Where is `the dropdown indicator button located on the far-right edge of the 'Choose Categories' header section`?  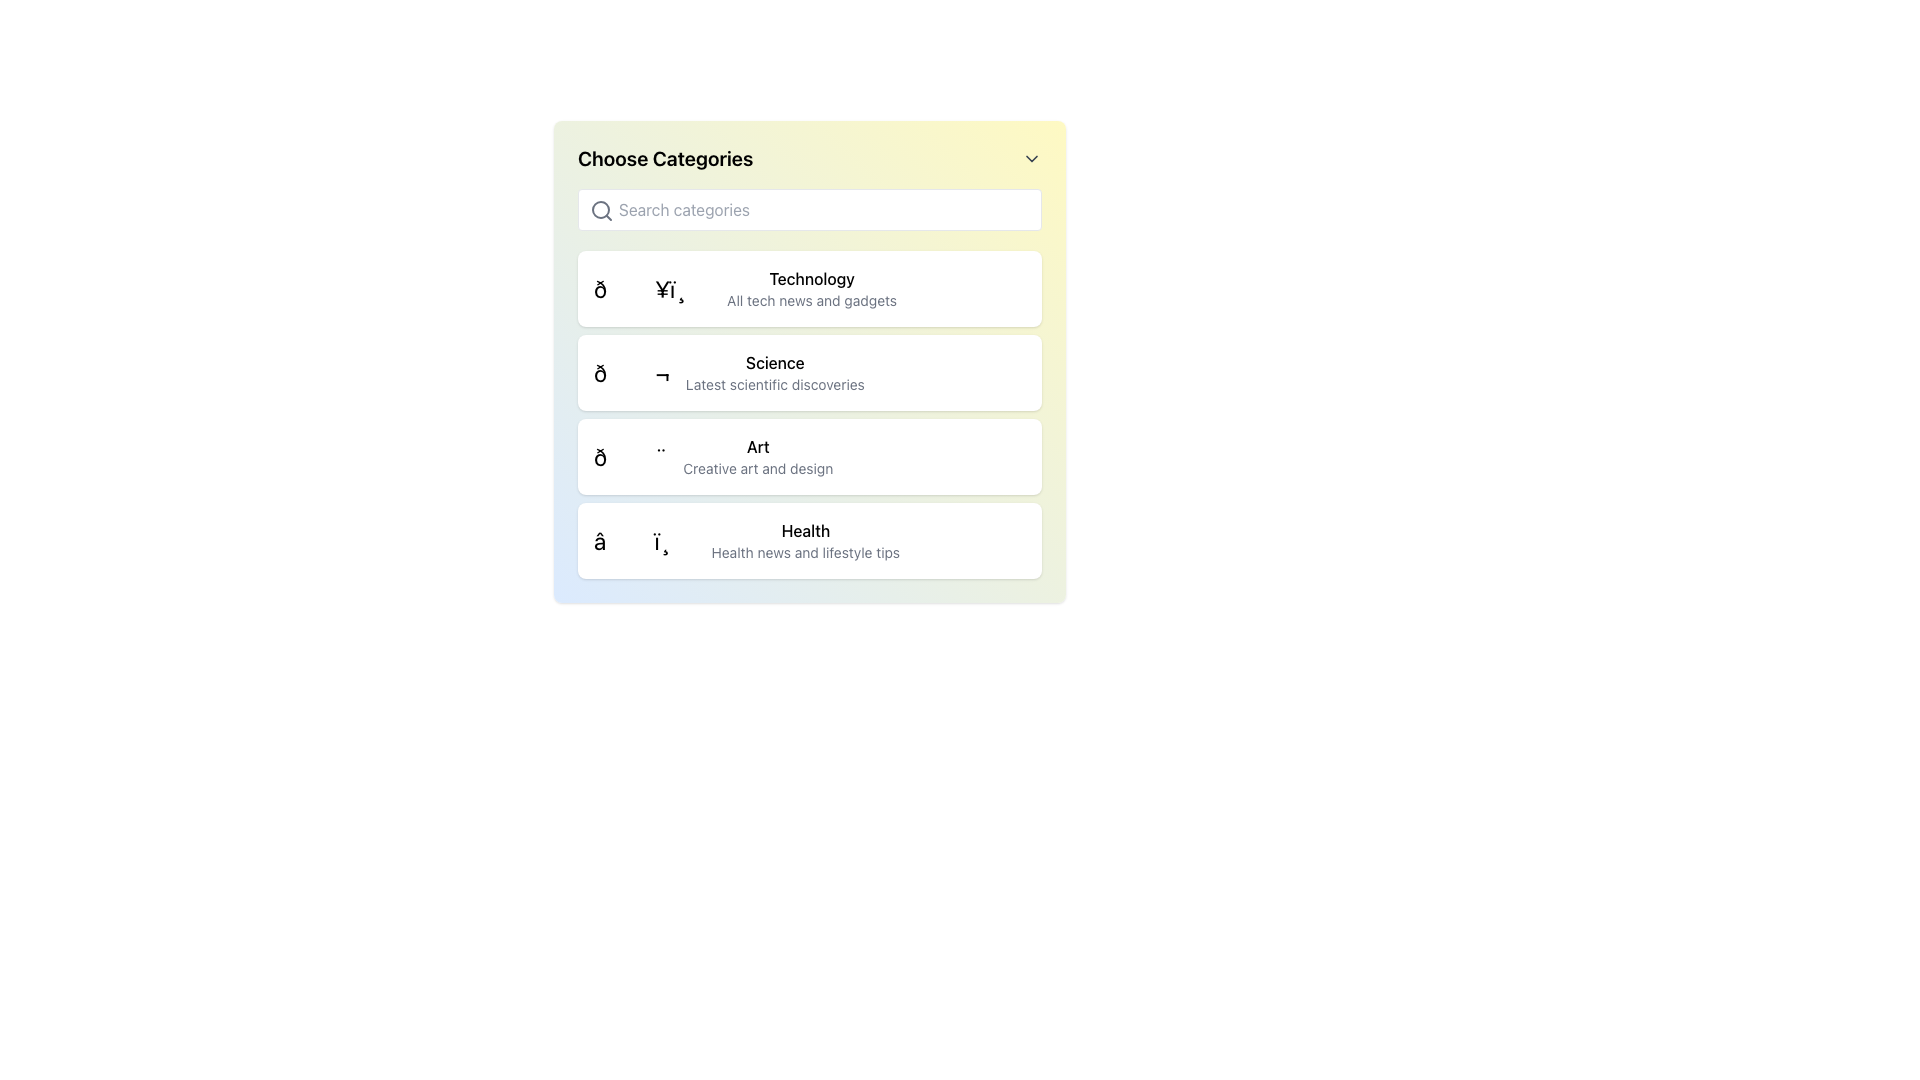 the dropdown indicator button located on the far-right edge of the 'Choose Categories' header section is located at coordinates (1032, 157).